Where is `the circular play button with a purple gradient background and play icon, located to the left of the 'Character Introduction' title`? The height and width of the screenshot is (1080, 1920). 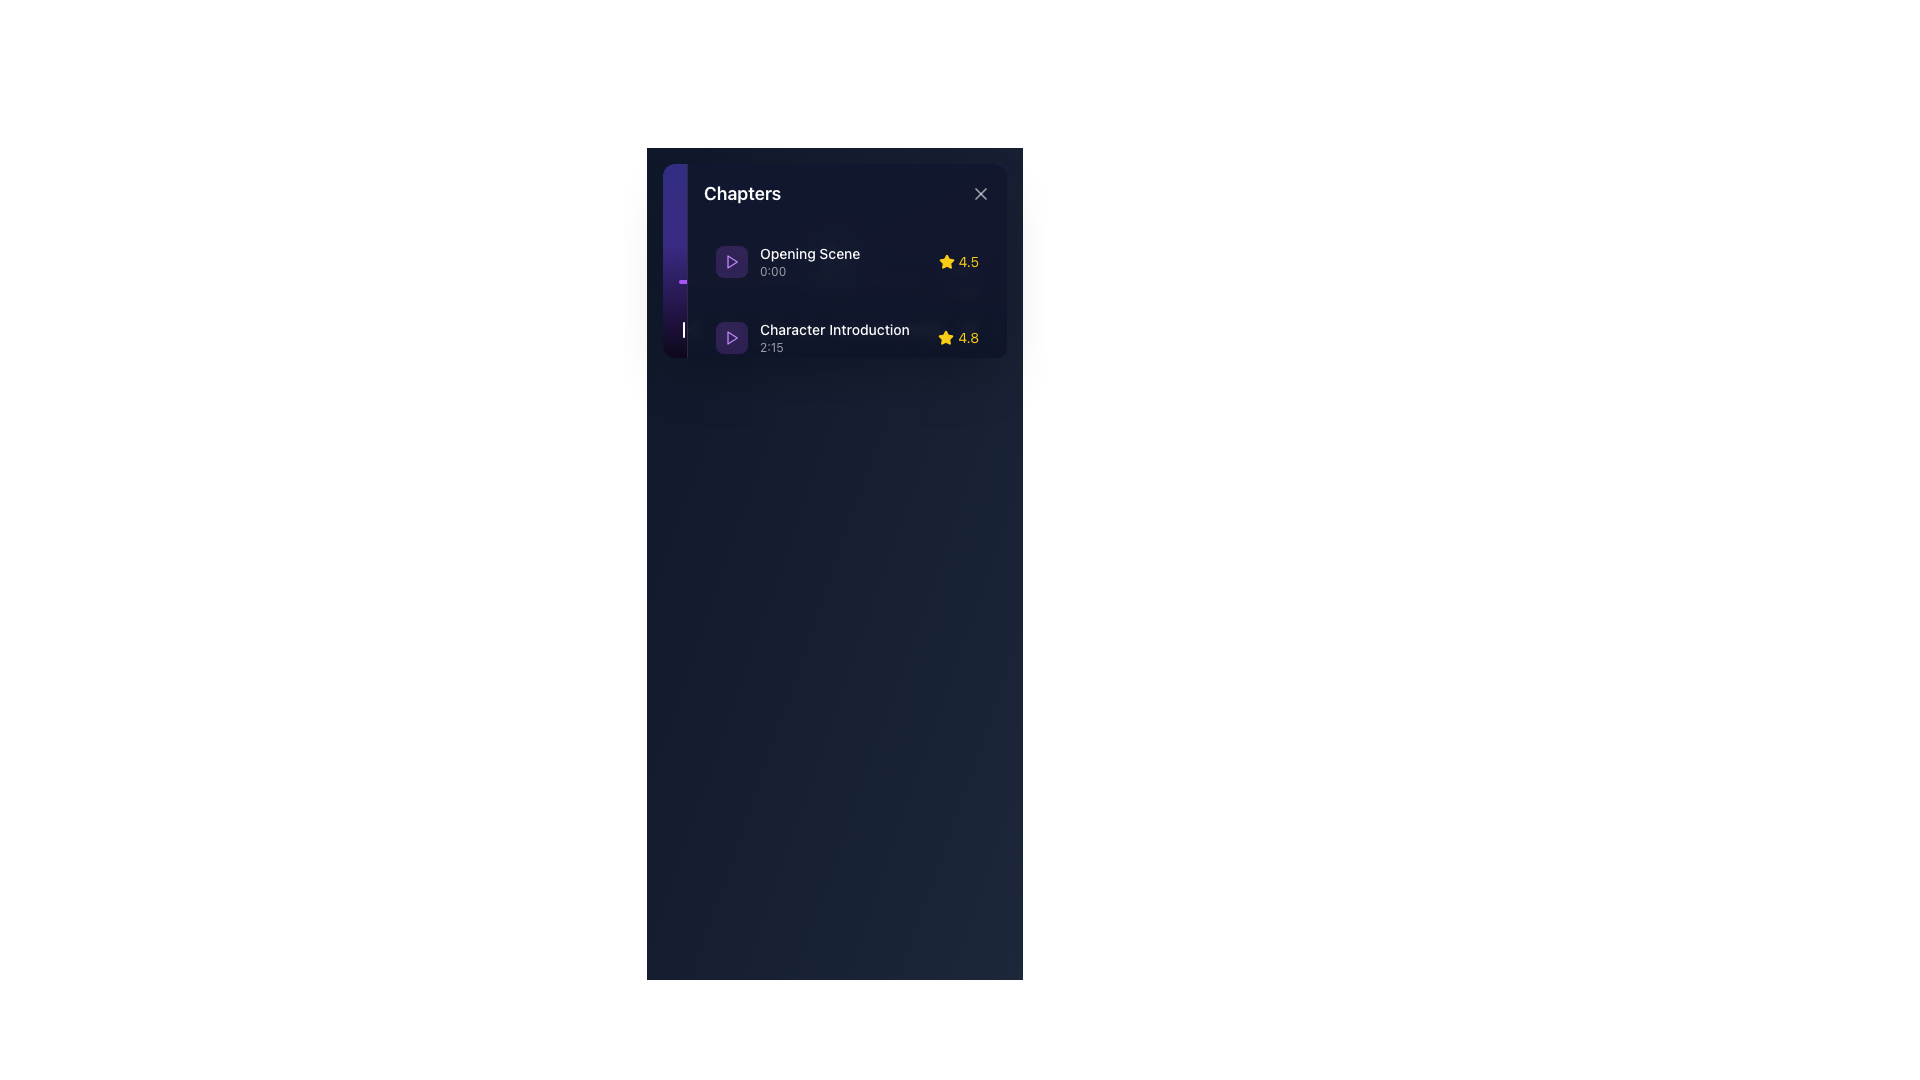
the circular play button with a purple gradient background and play icon, located to the left of the 'Character Introduction' title is located at coordinates (730, 337).